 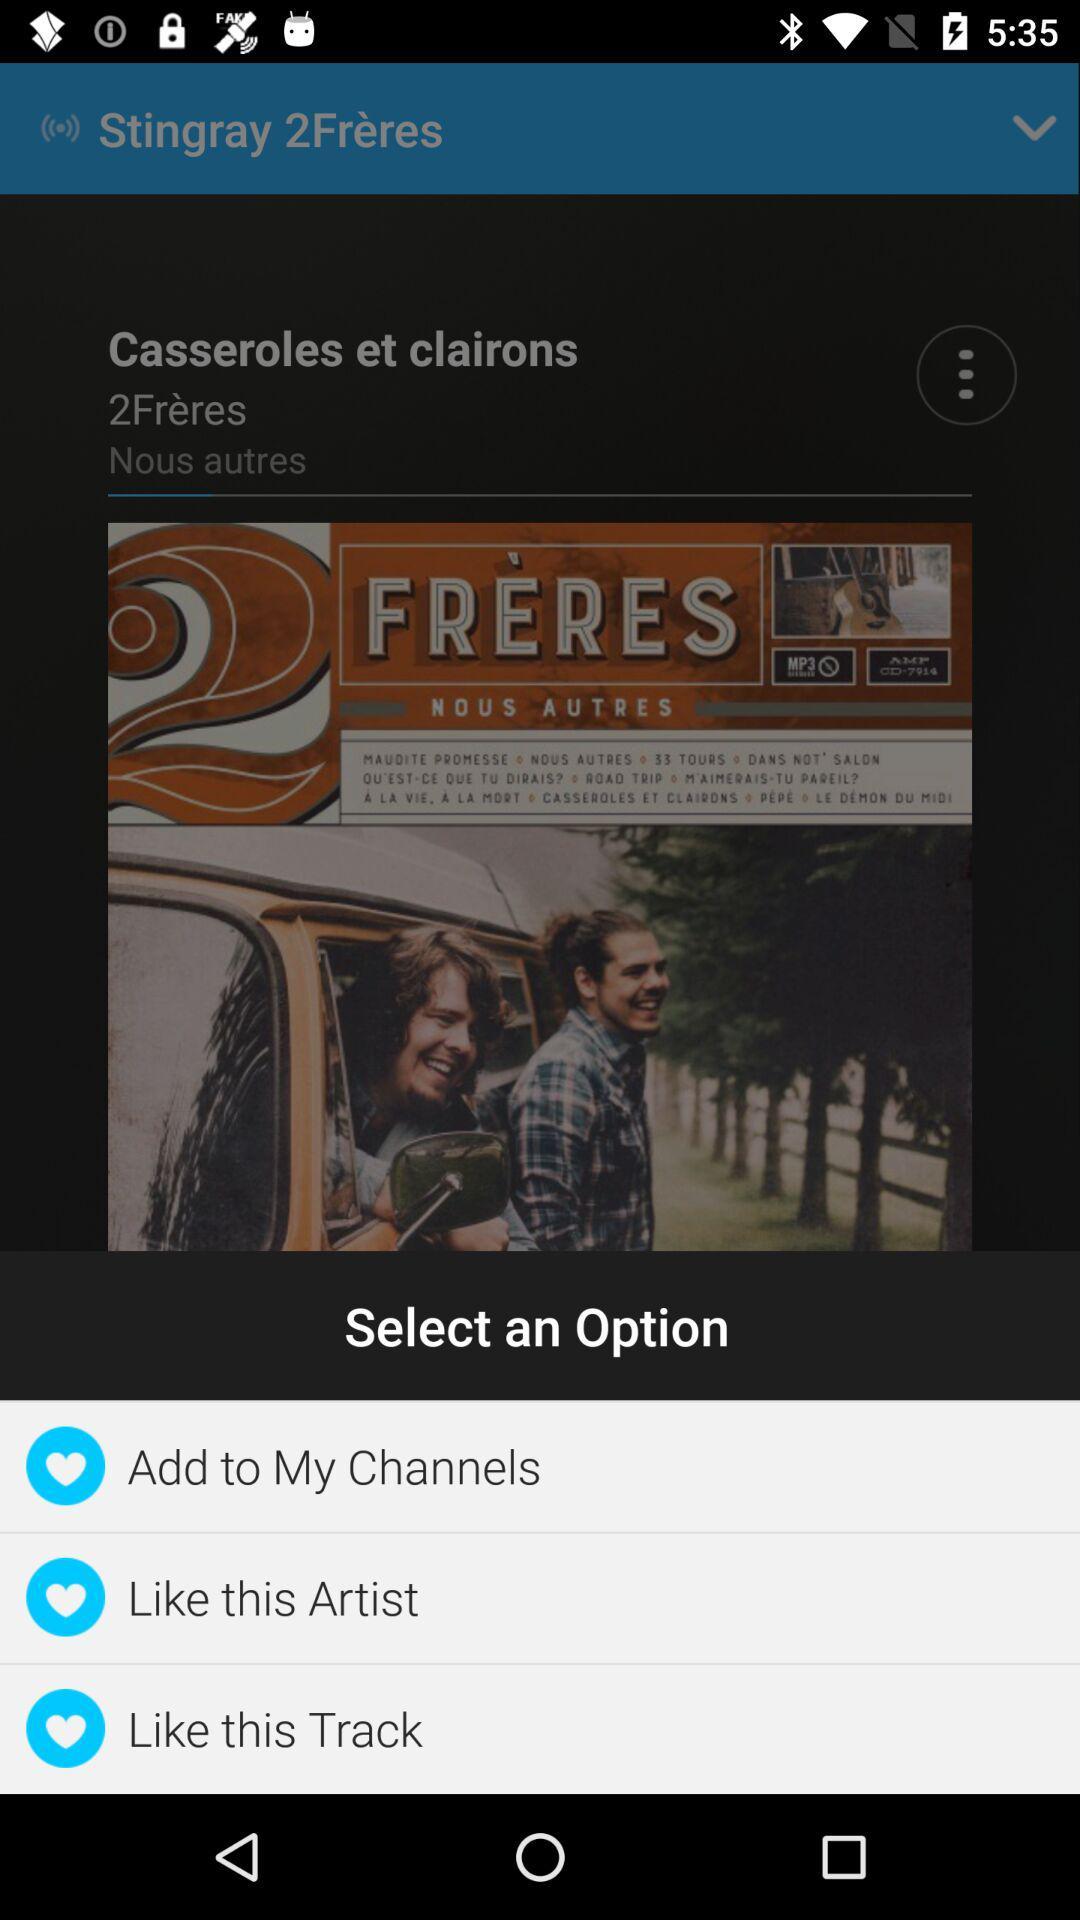 I want to click on the minus icon, so click(x=969, y=1525).